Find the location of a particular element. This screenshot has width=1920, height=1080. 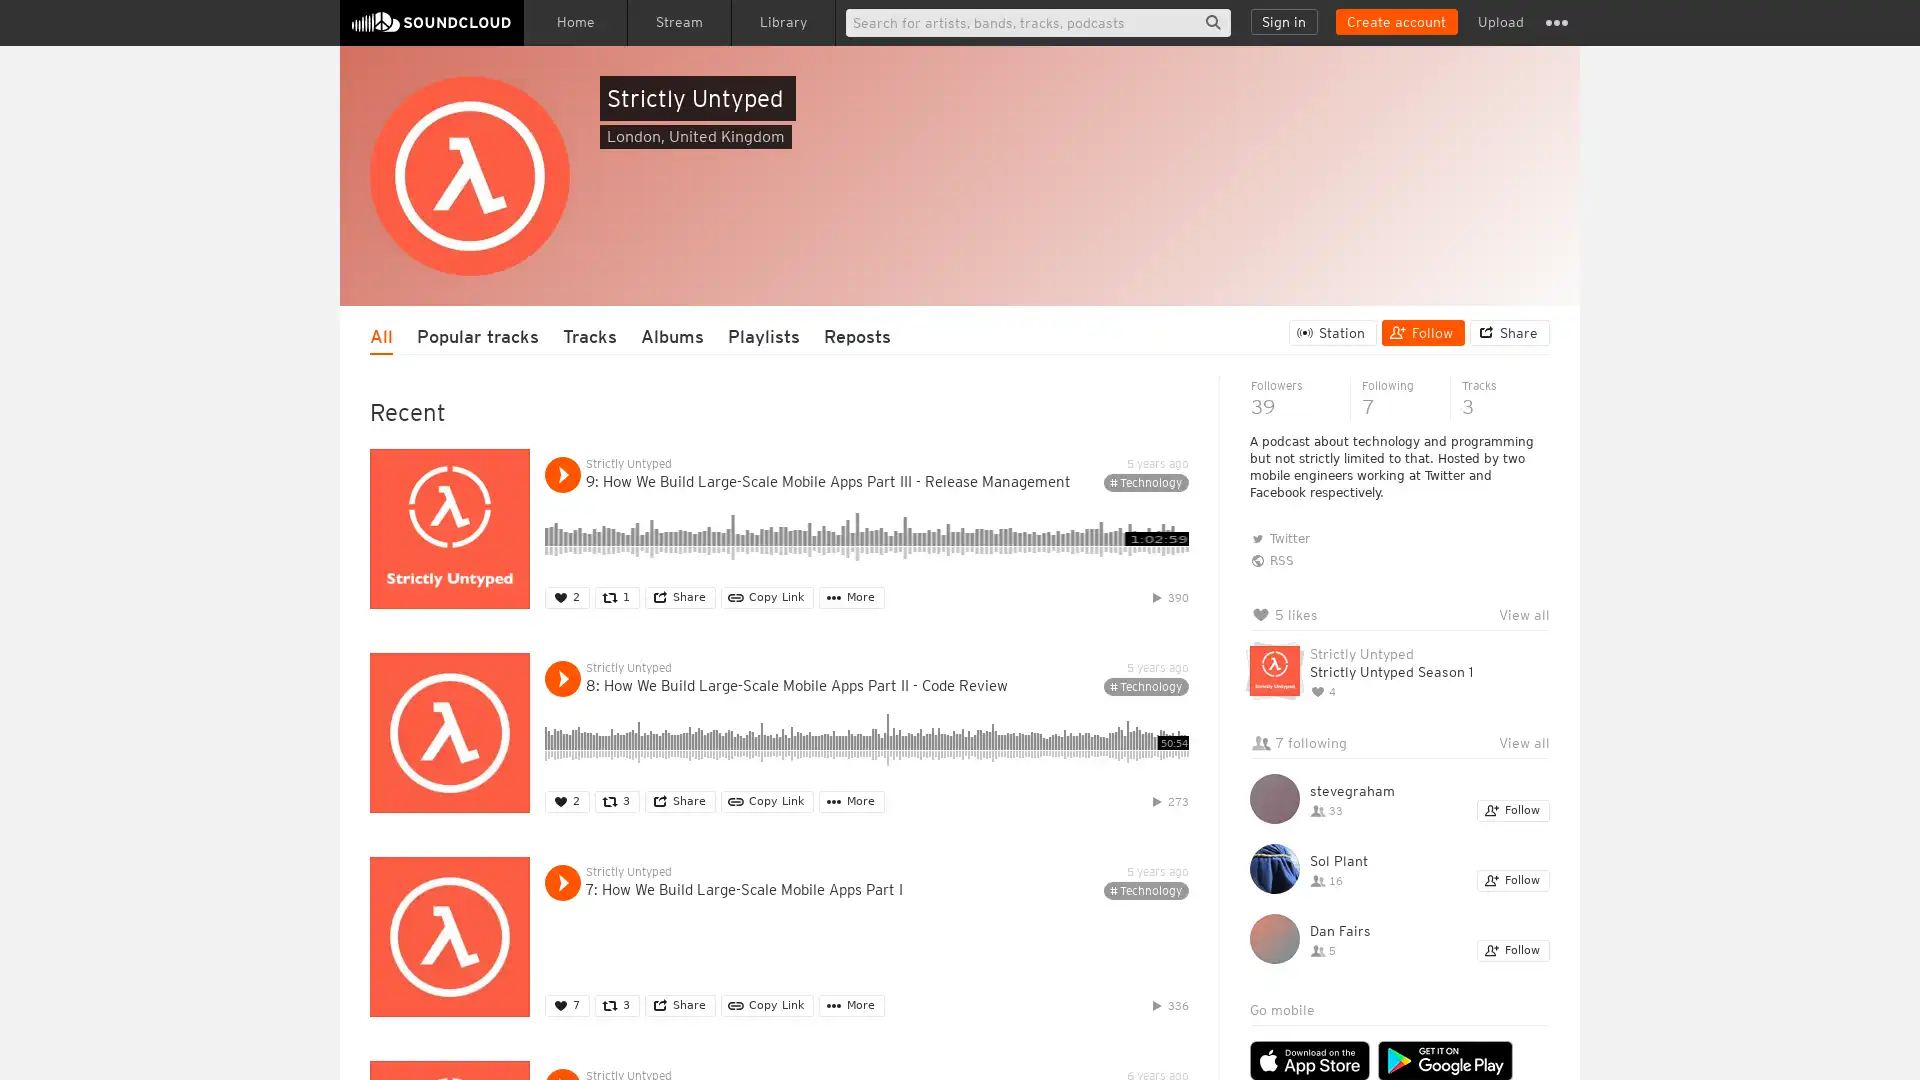

Like is located at coordinates (566, 800).